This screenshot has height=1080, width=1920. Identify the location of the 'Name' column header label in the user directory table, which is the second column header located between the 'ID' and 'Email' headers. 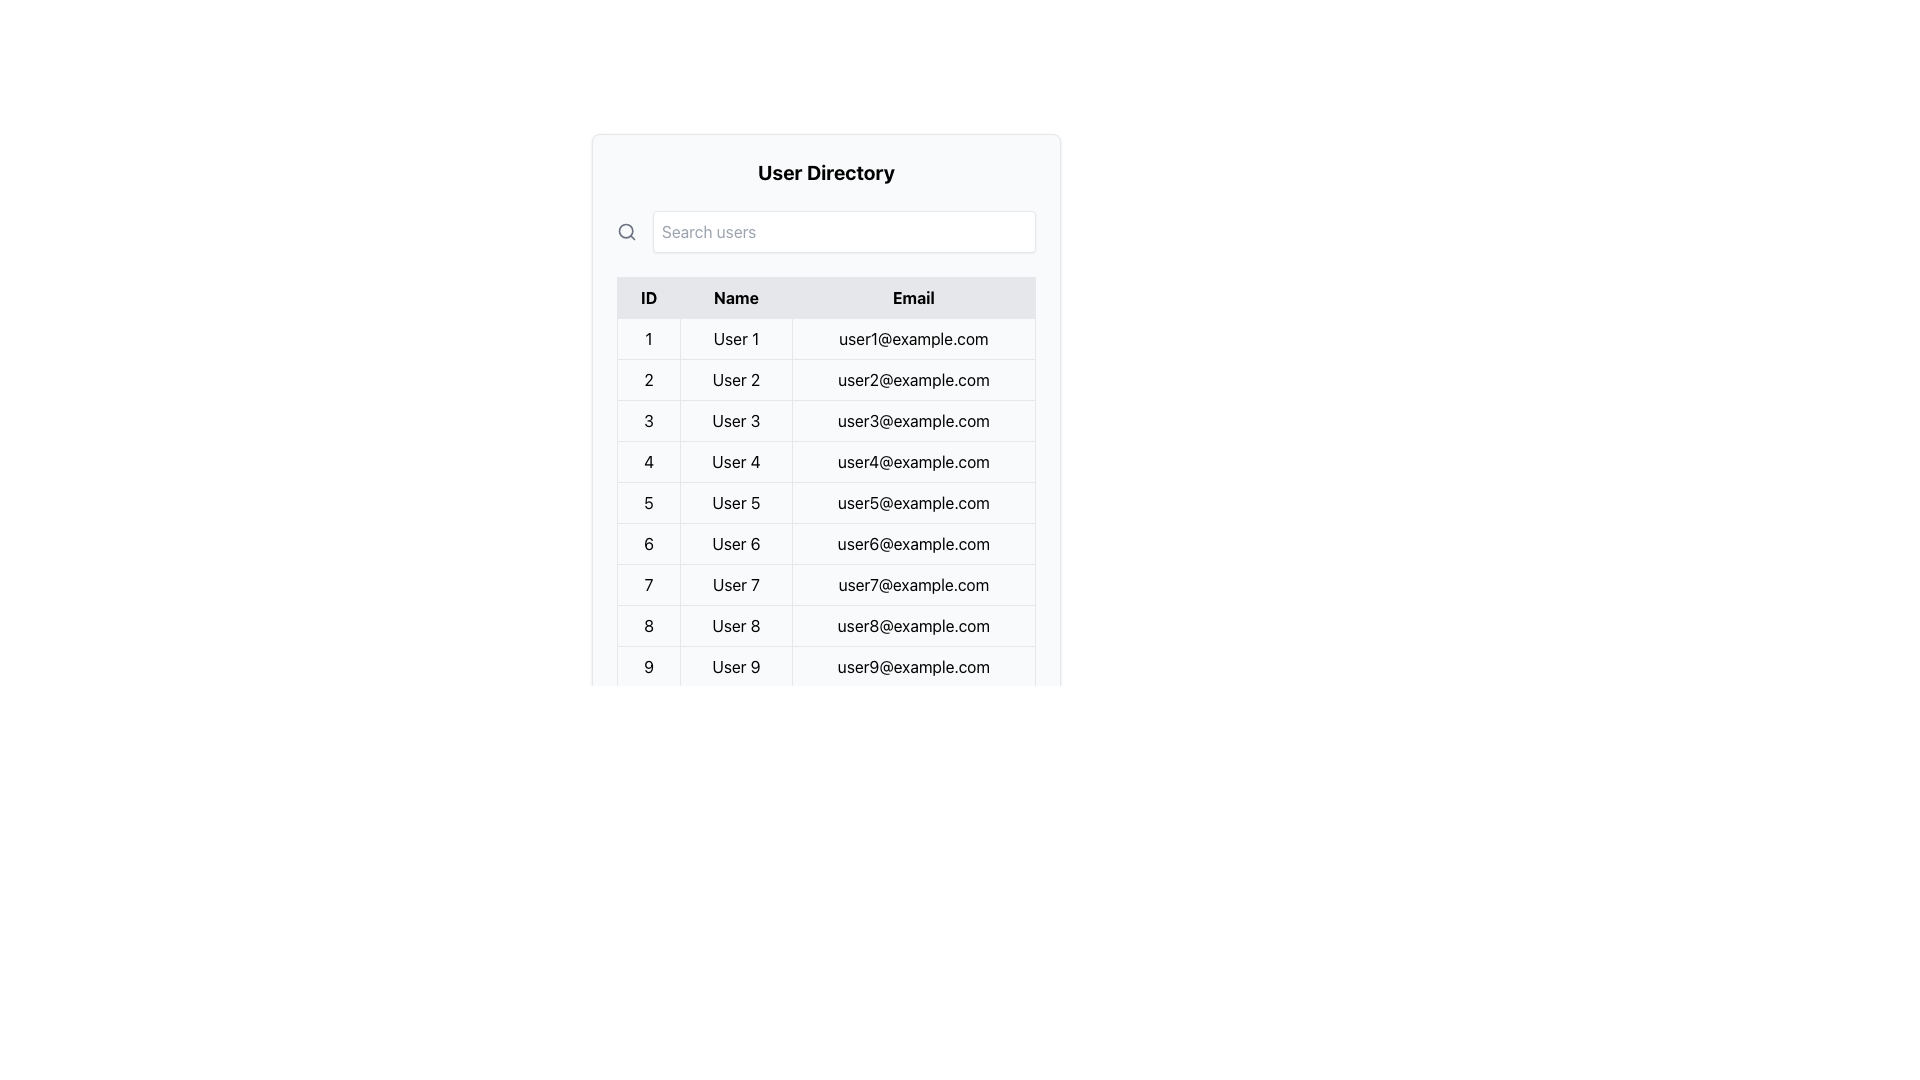
(735, 297).